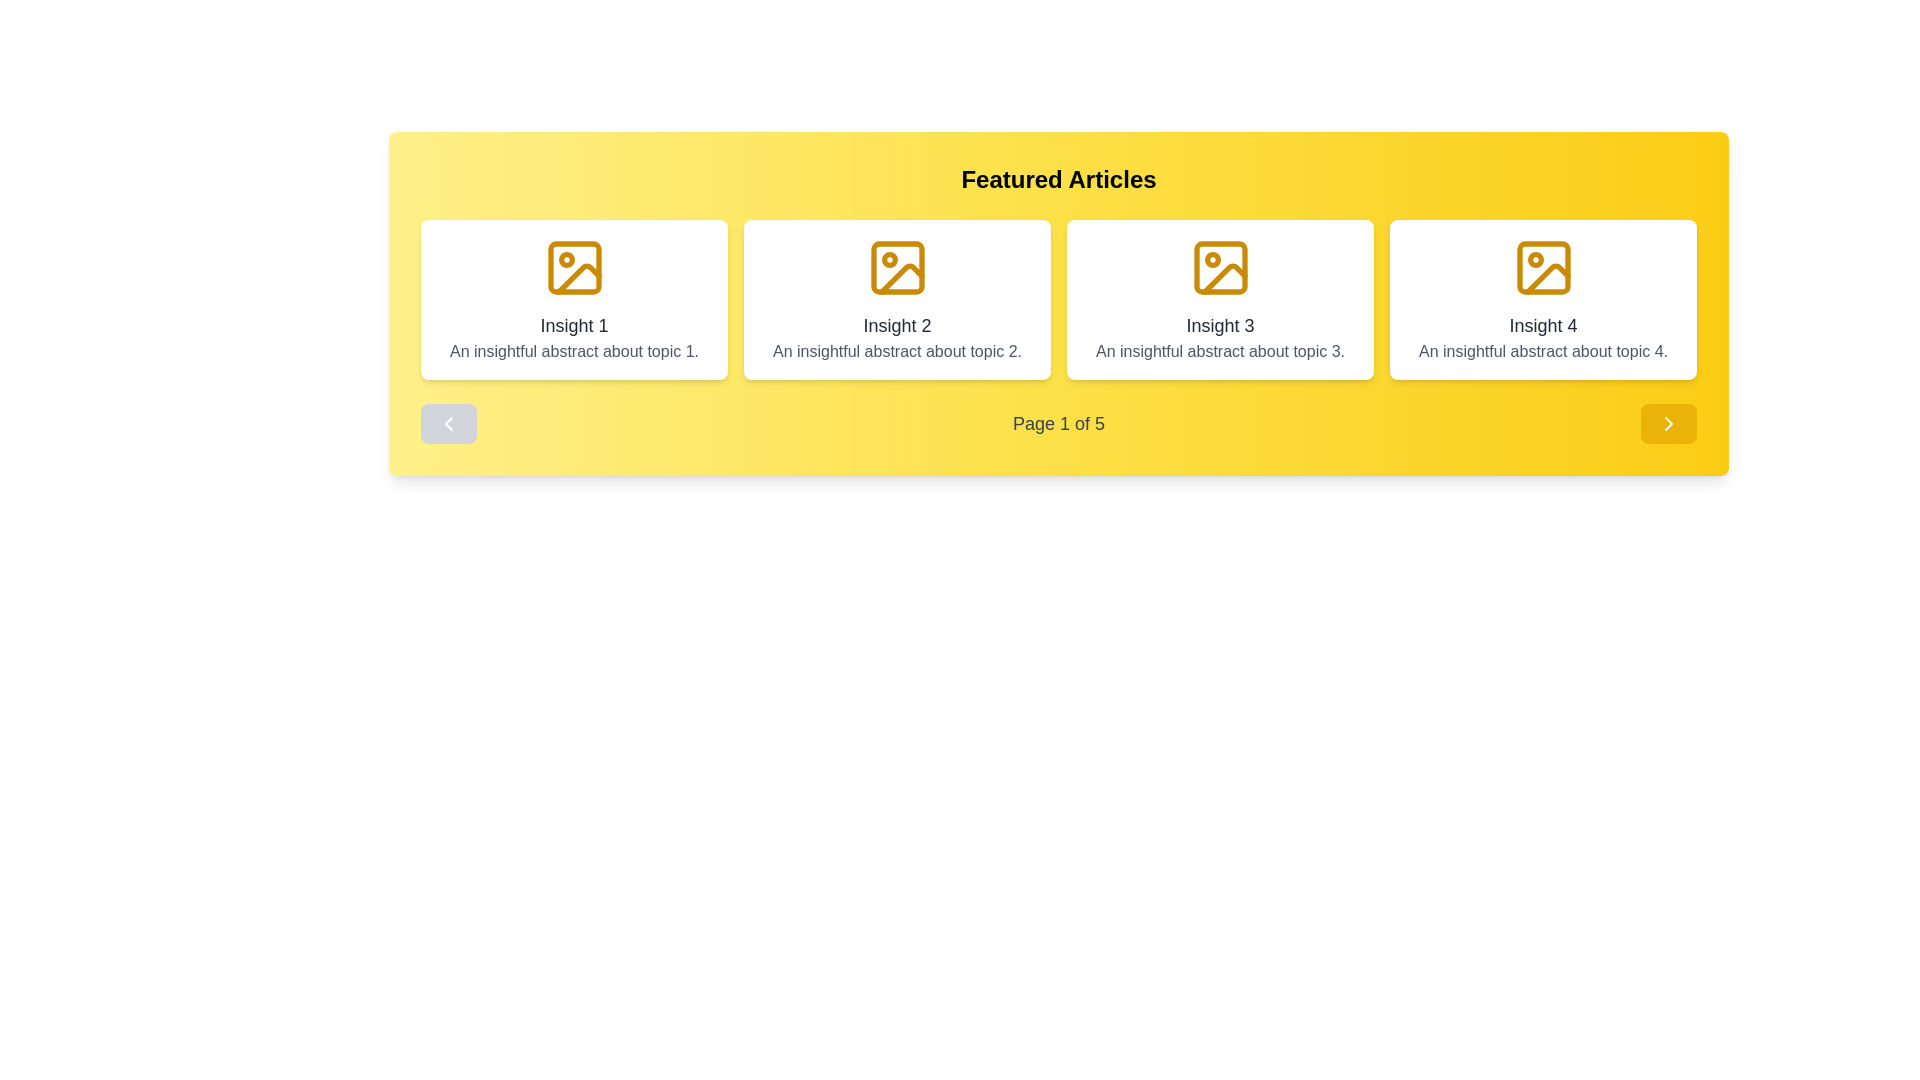  I want to click on the central smaller circle decoration within the 'Insight 3' icon, which is part of a sequence of four similar icons representing insights, so click(1211, 258).